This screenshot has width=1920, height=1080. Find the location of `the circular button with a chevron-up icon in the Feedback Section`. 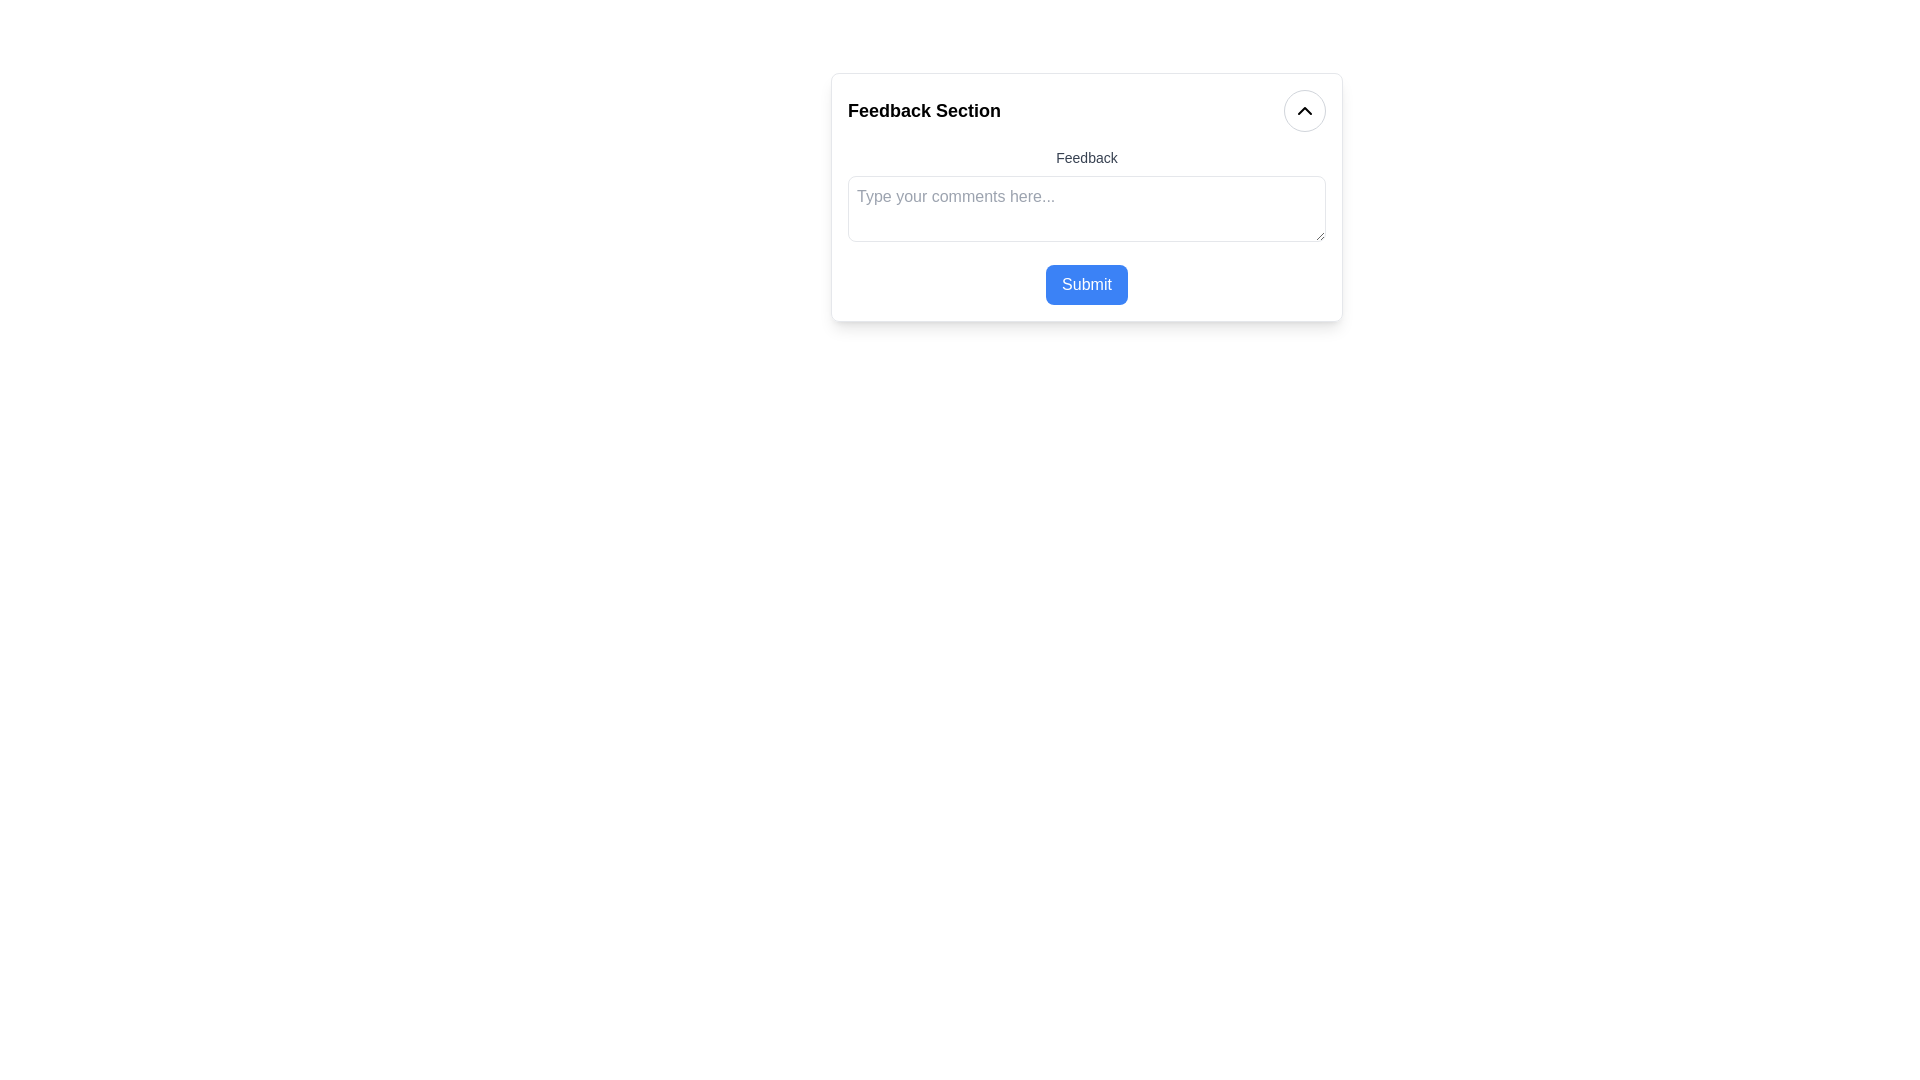

the circular button with a chevron-up icon in the Feedback Section is located at coordinates (1305, 111).